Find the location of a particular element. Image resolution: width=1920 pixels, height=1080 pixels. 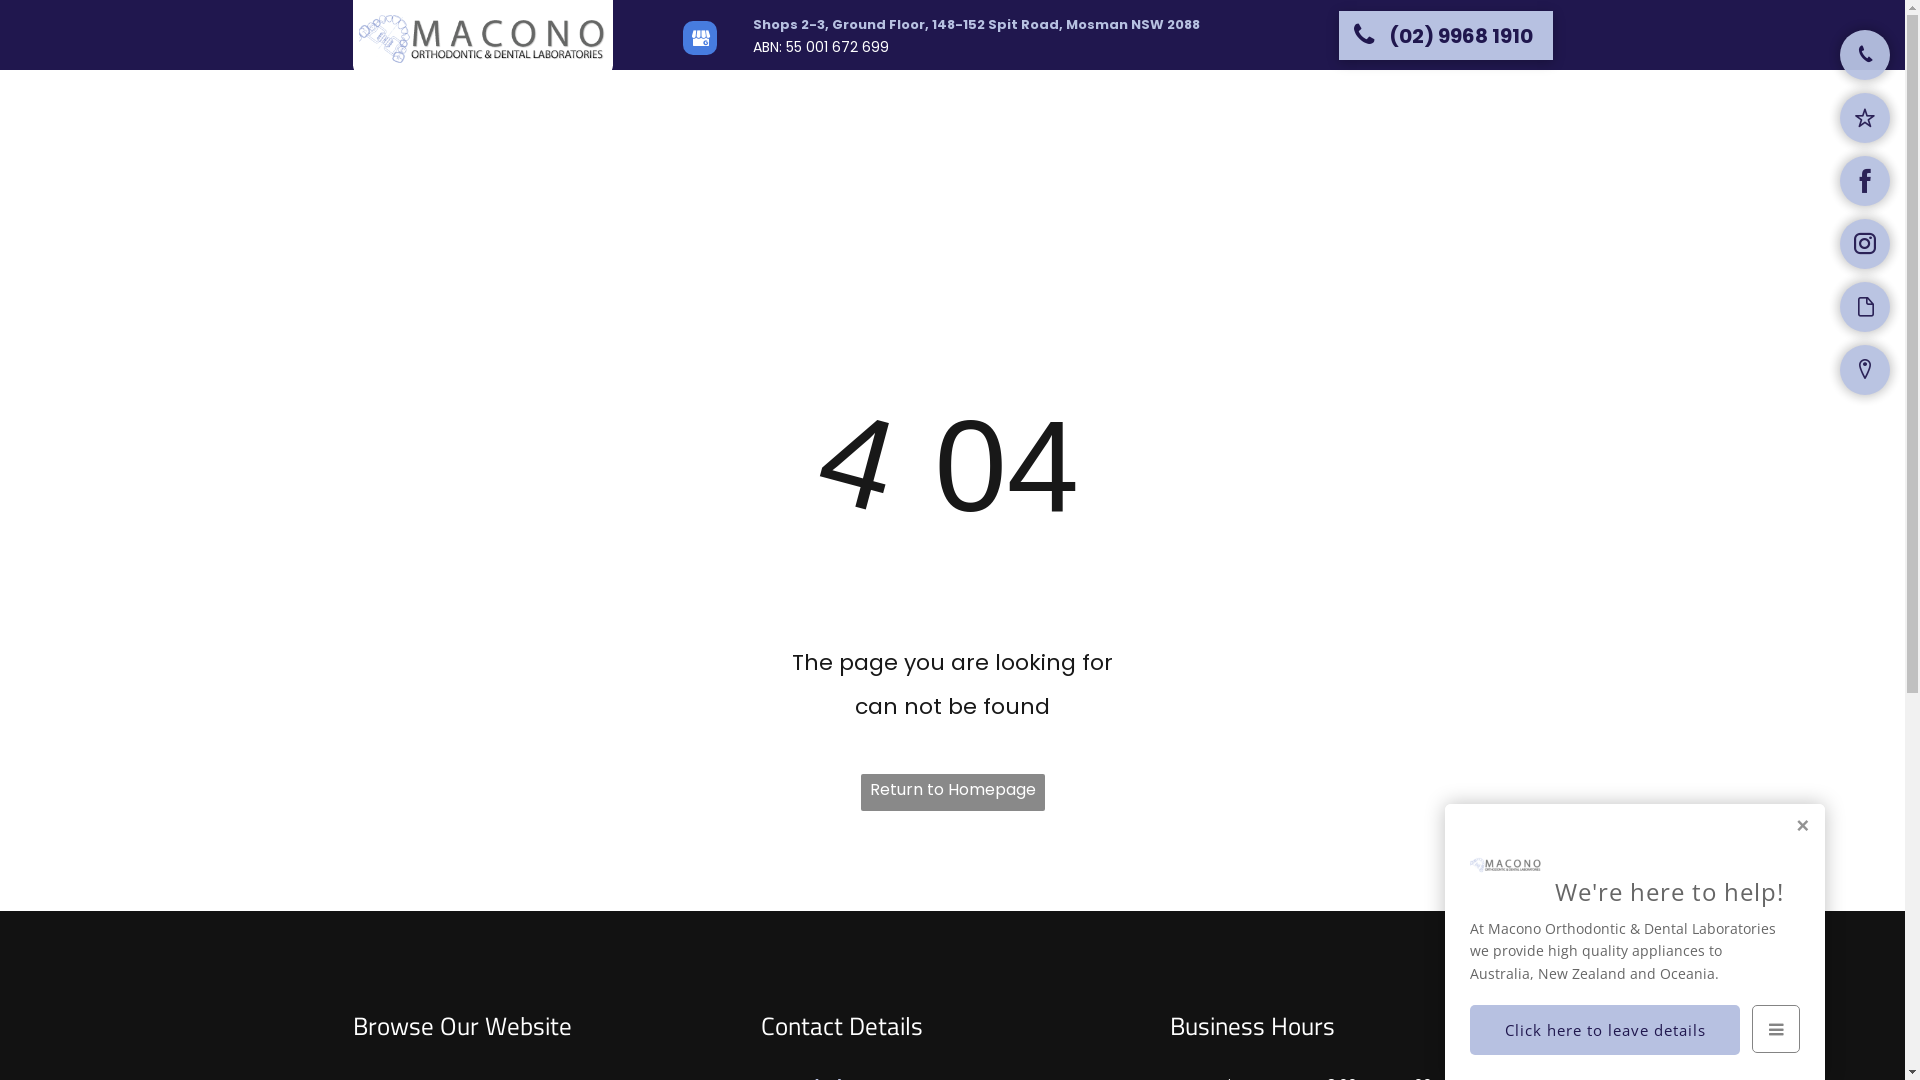

'(02) 9968 1910' is located at coordinates (1444, 34).